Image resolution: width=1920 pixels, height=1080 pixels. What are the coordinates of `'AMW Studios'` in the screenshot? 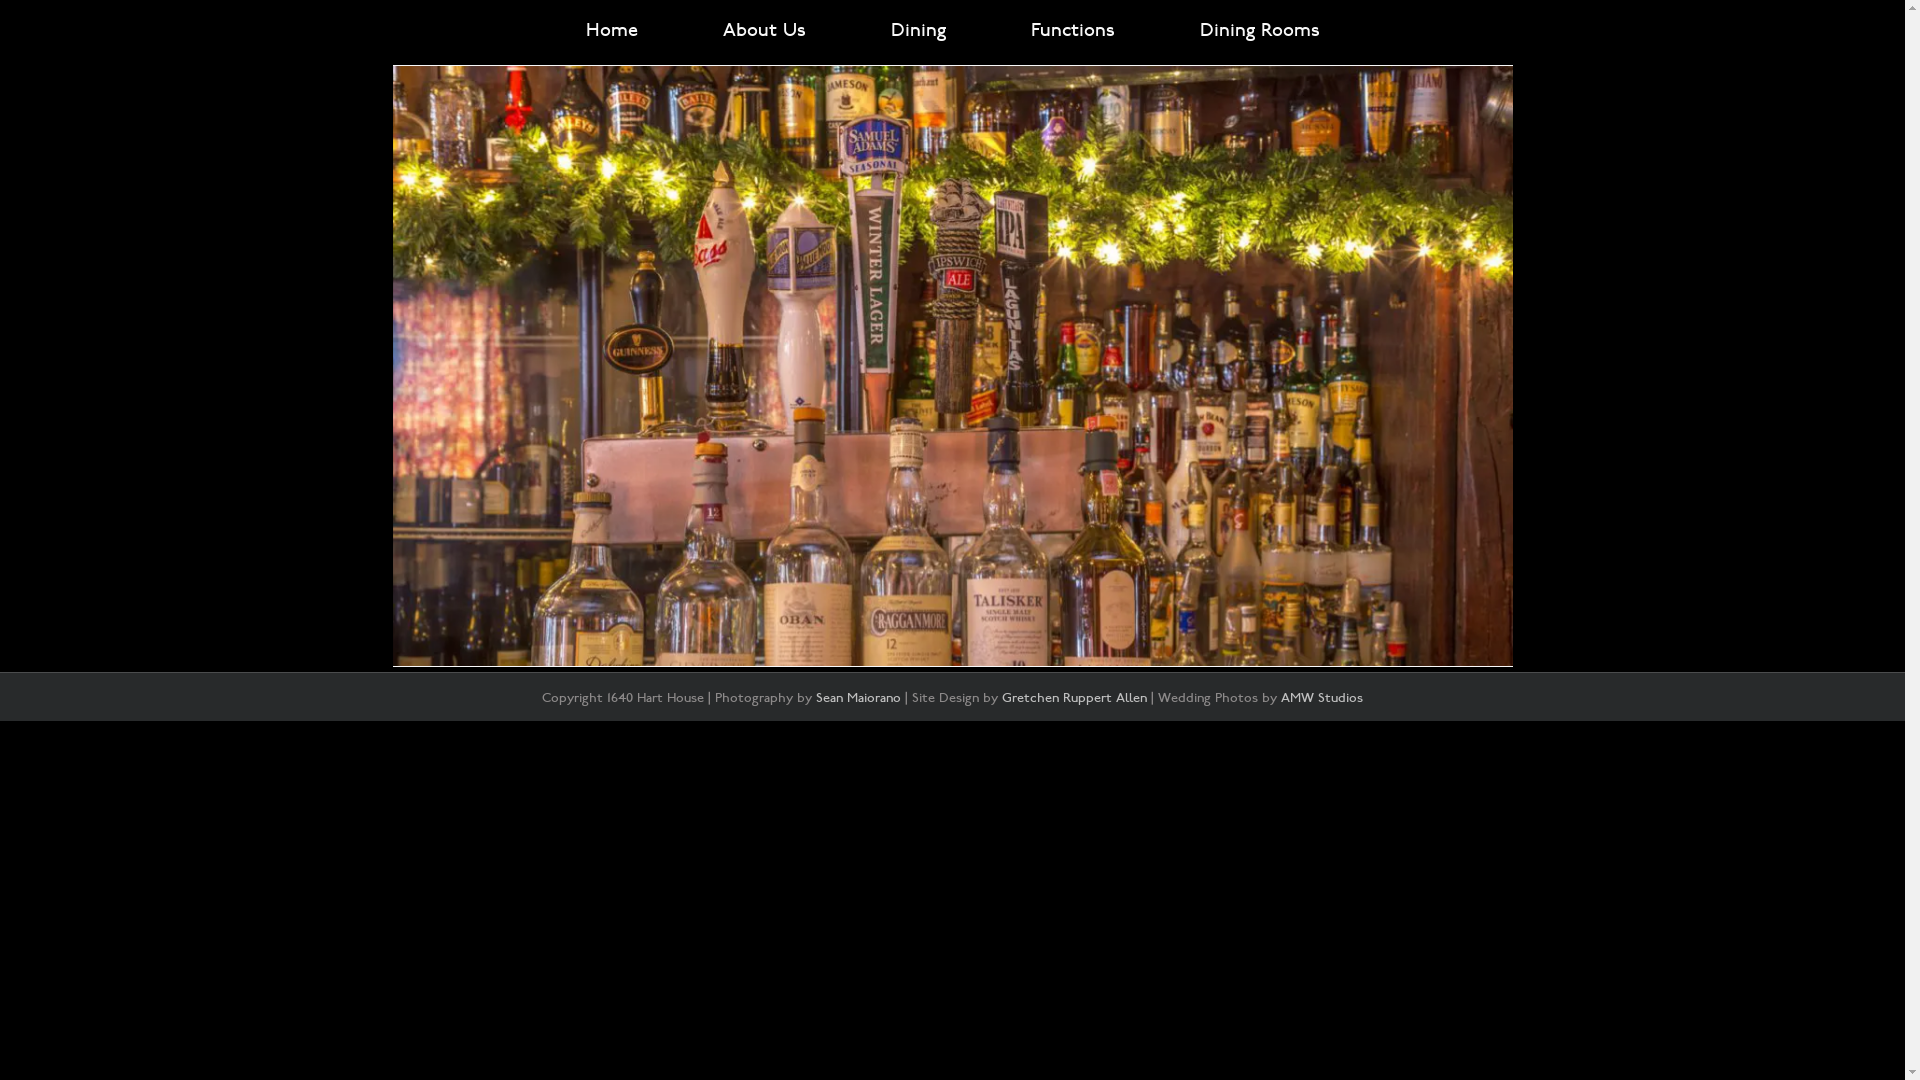 It's located at (1281, 697).